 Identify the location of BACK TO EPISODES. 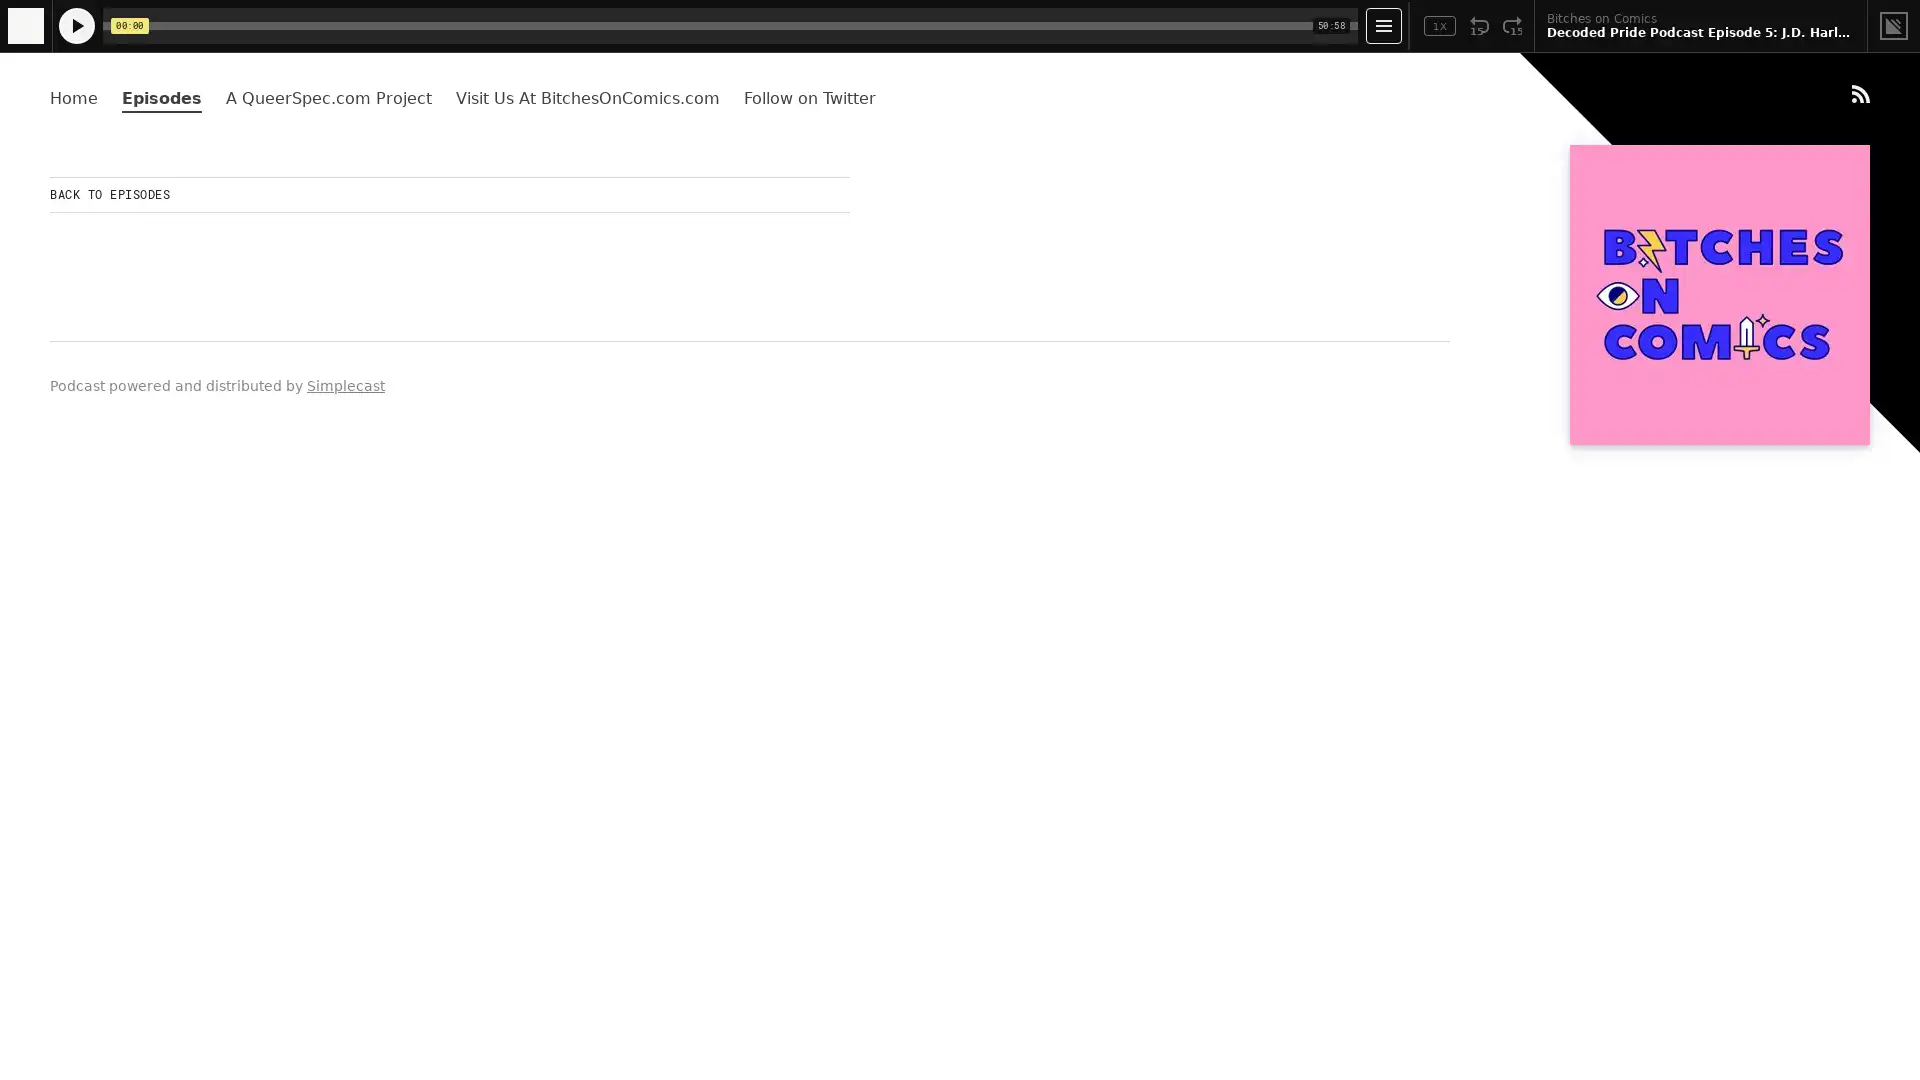
(449, 195).